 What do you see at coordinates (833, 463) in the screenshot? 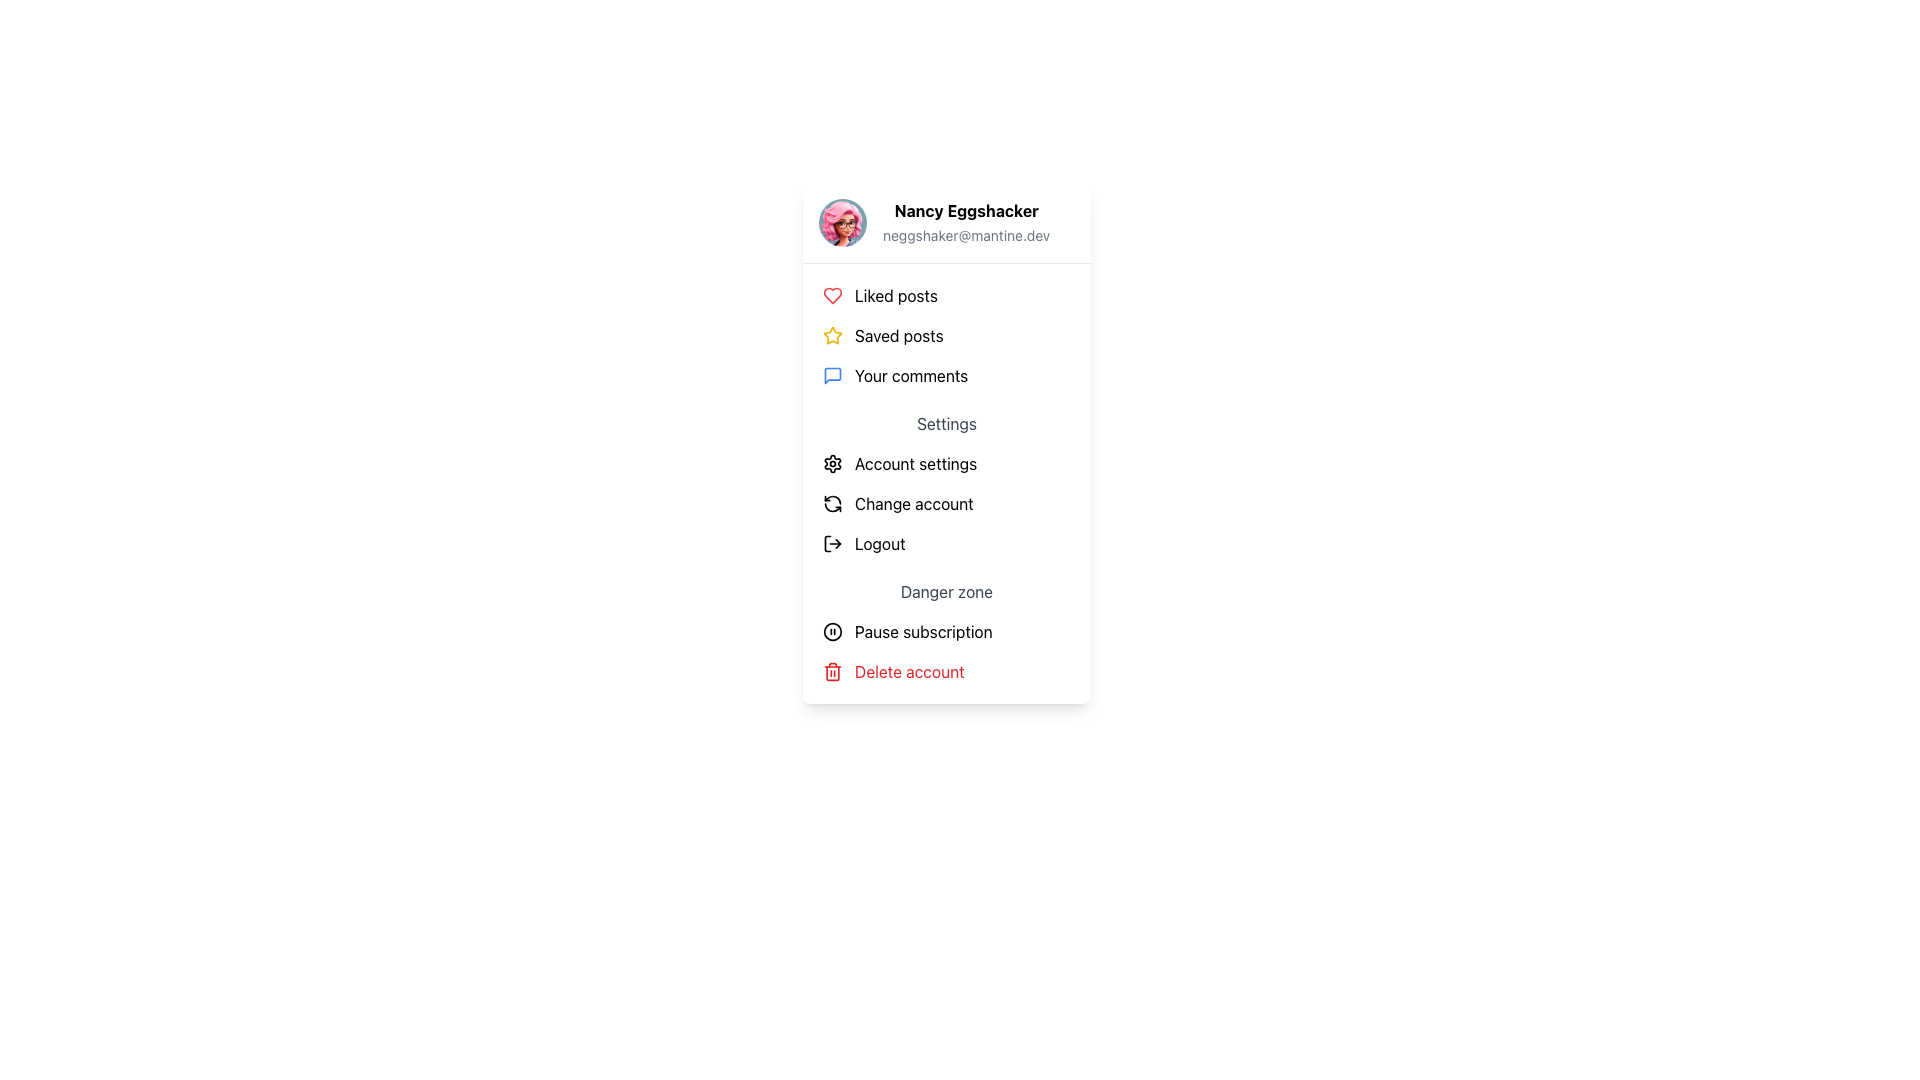
I see `the settings icon located to the far left of the 'Account settings' row in the menu list` at bounding box center [833, 463].